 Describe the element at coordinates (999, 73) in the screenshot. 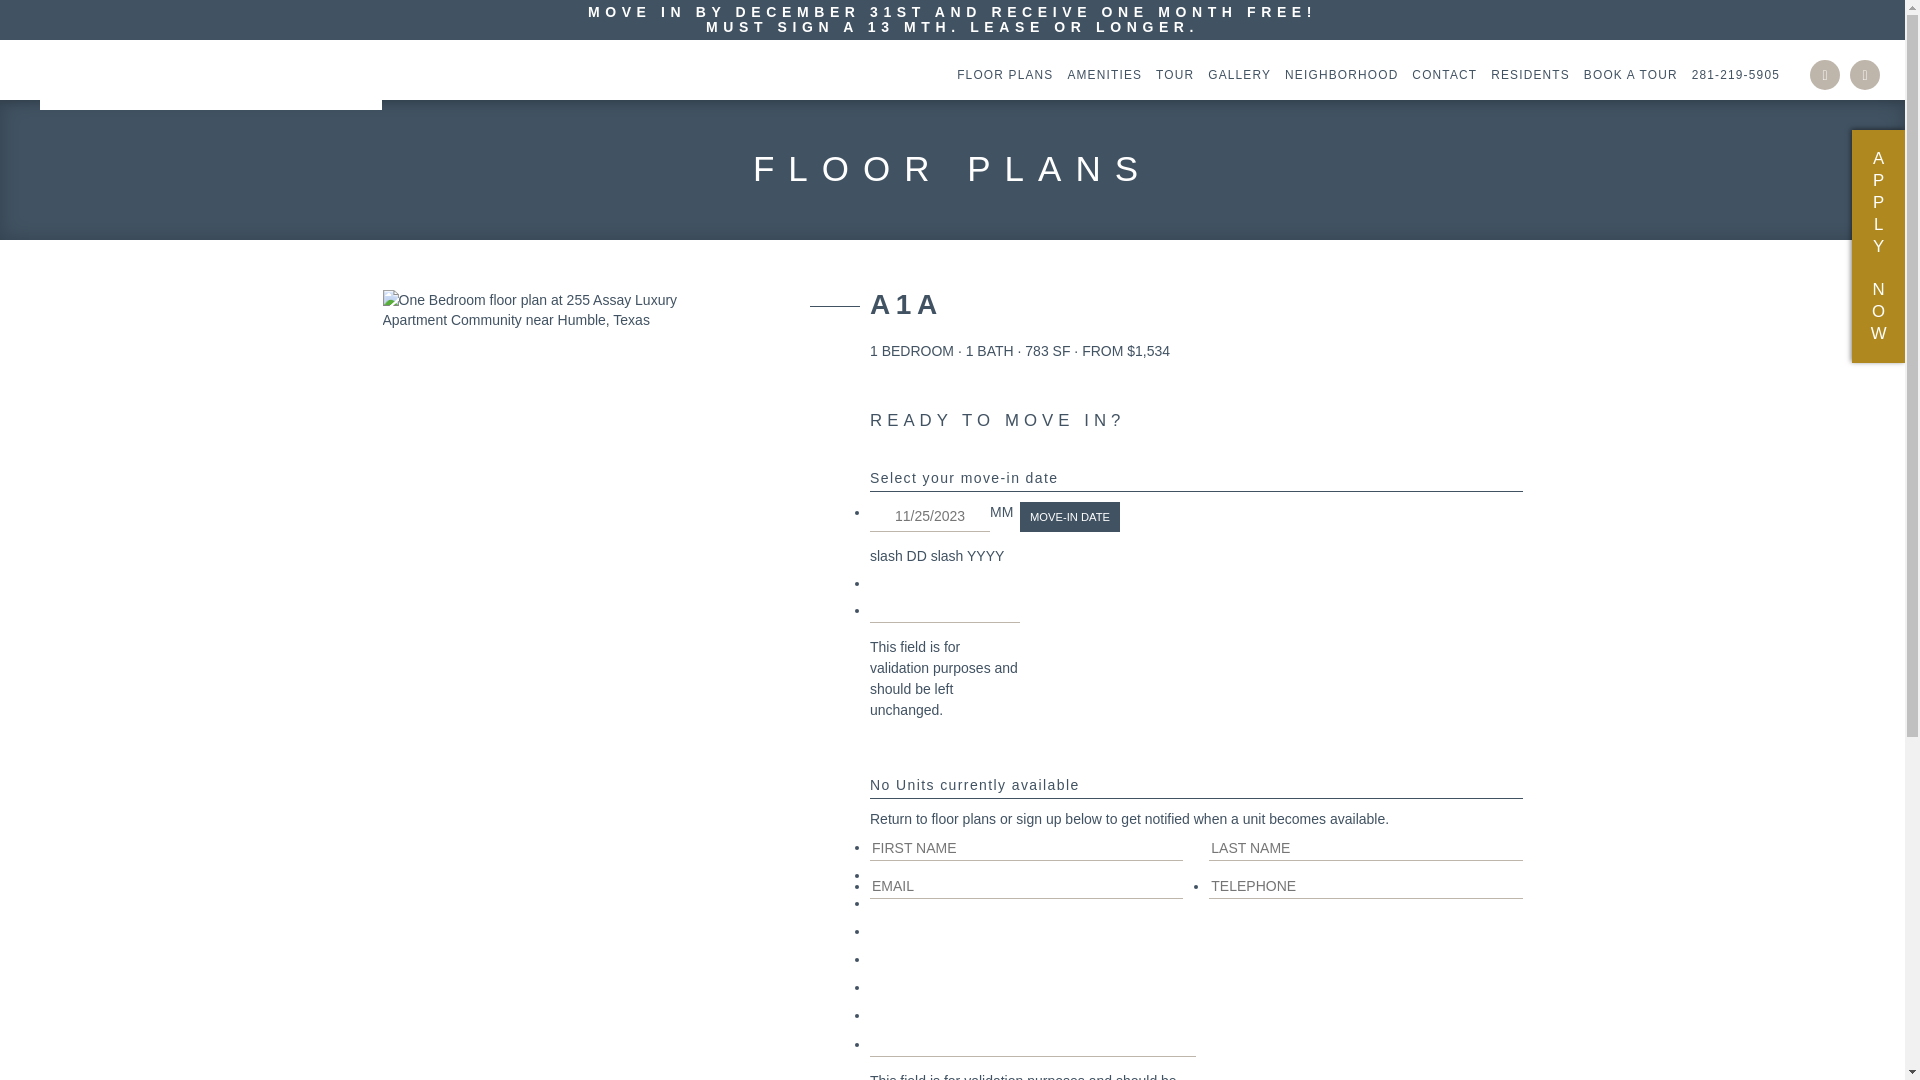

I see `'FLOOR PLANS'` at that location.